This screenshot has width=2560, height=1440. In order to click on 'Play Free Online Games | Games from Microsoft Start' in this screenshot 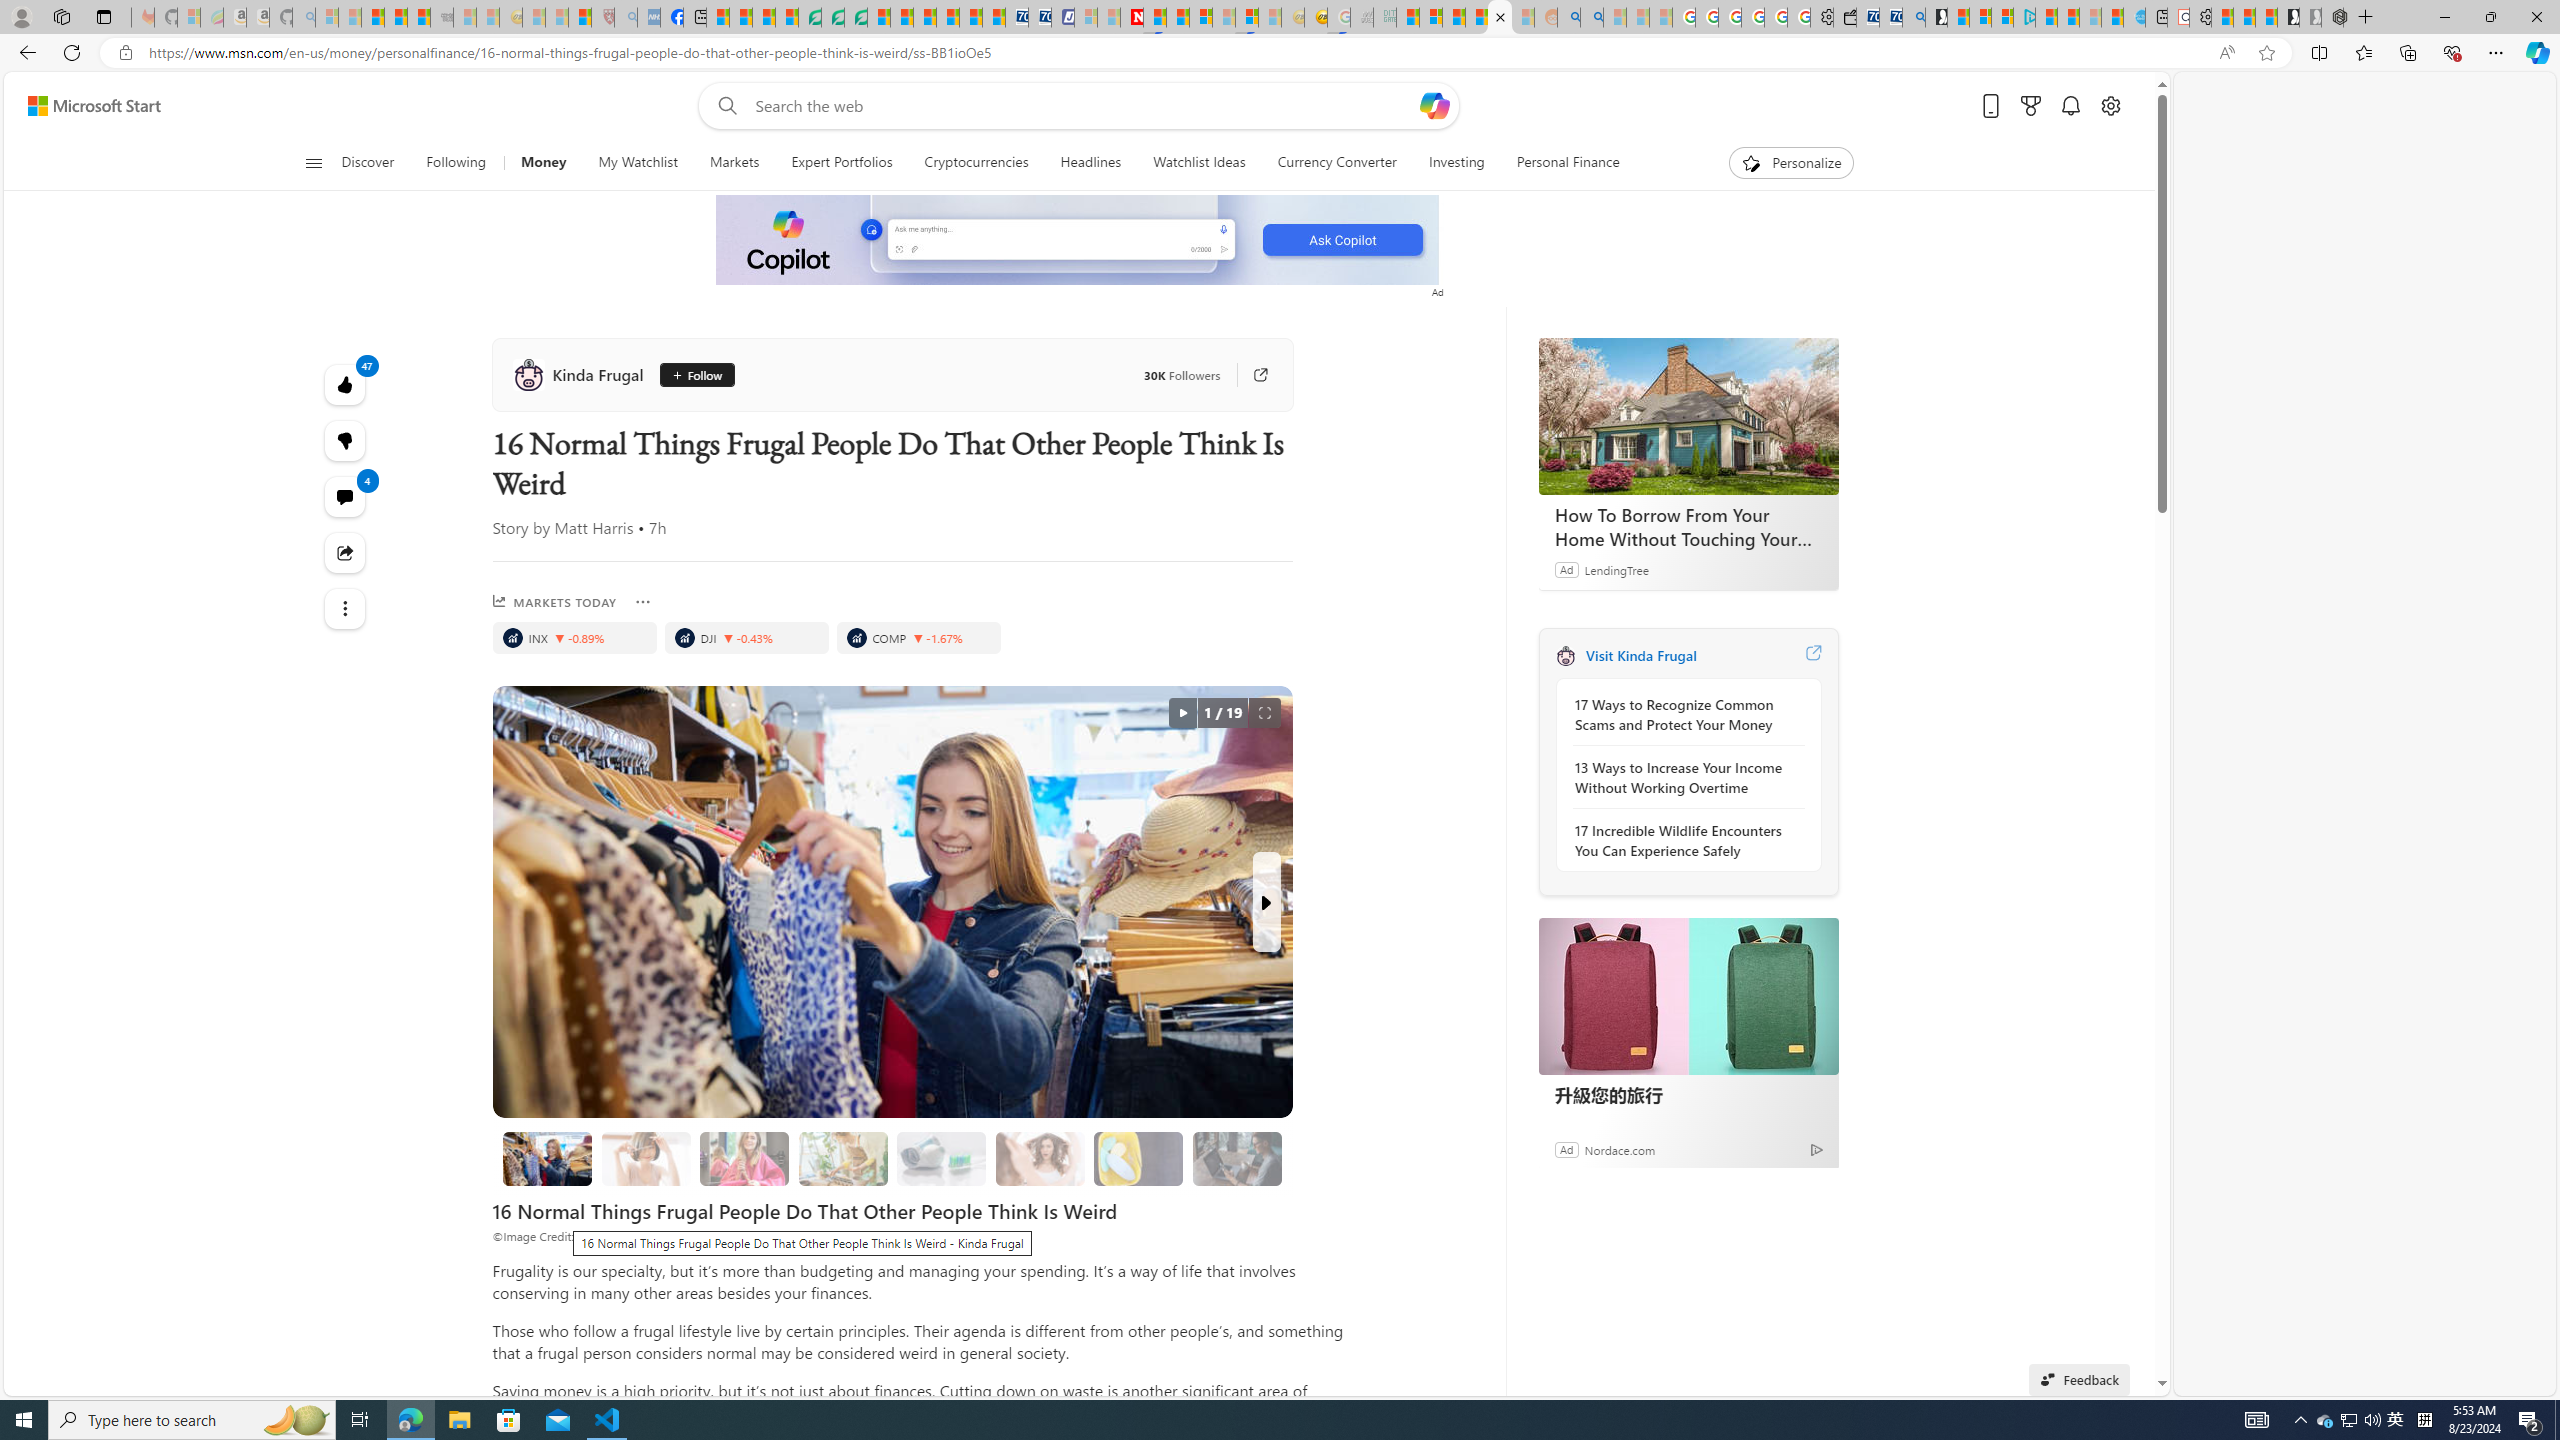, I will do `click(2287, 16)`.